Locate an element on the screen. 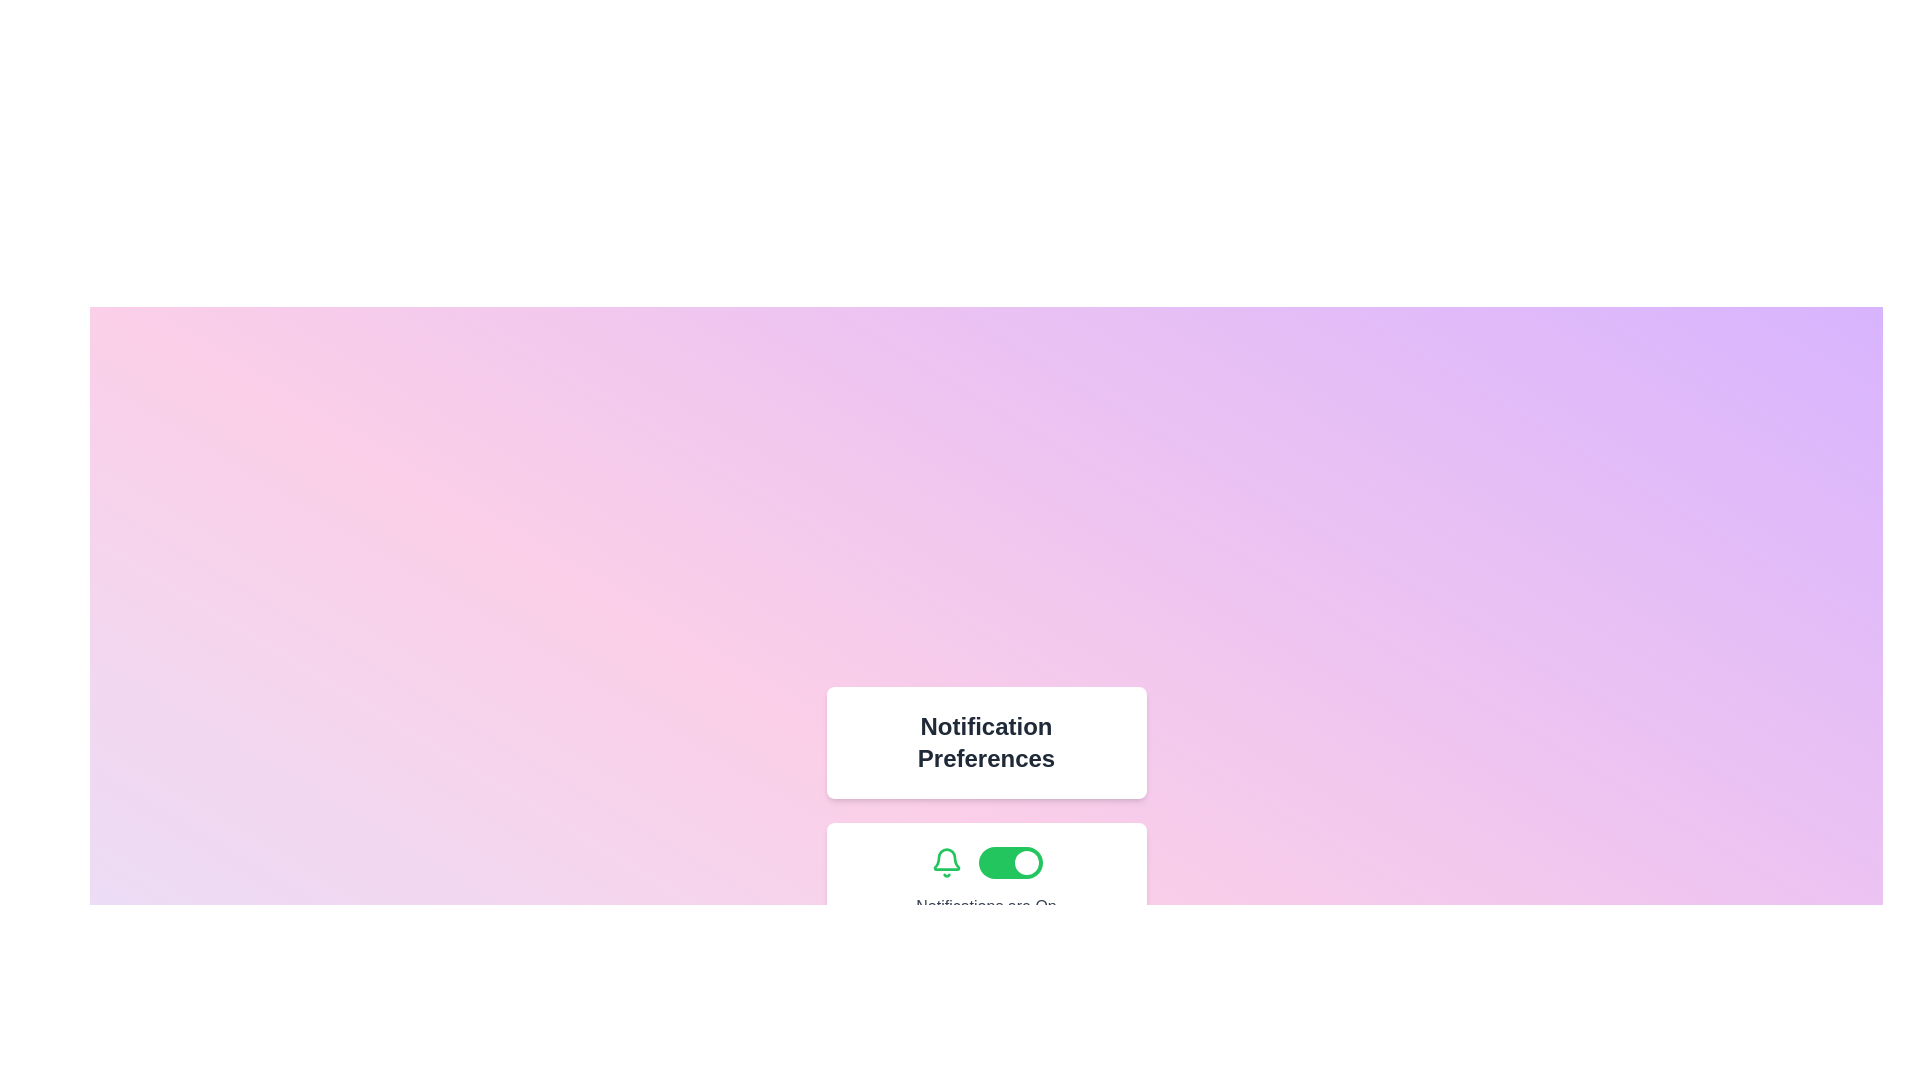 This screenshot has width=1920, height=1080. the position of the small circular toggle indicator with a polished, modern look to determine the toggle state is located at coordinates (1026, 862).